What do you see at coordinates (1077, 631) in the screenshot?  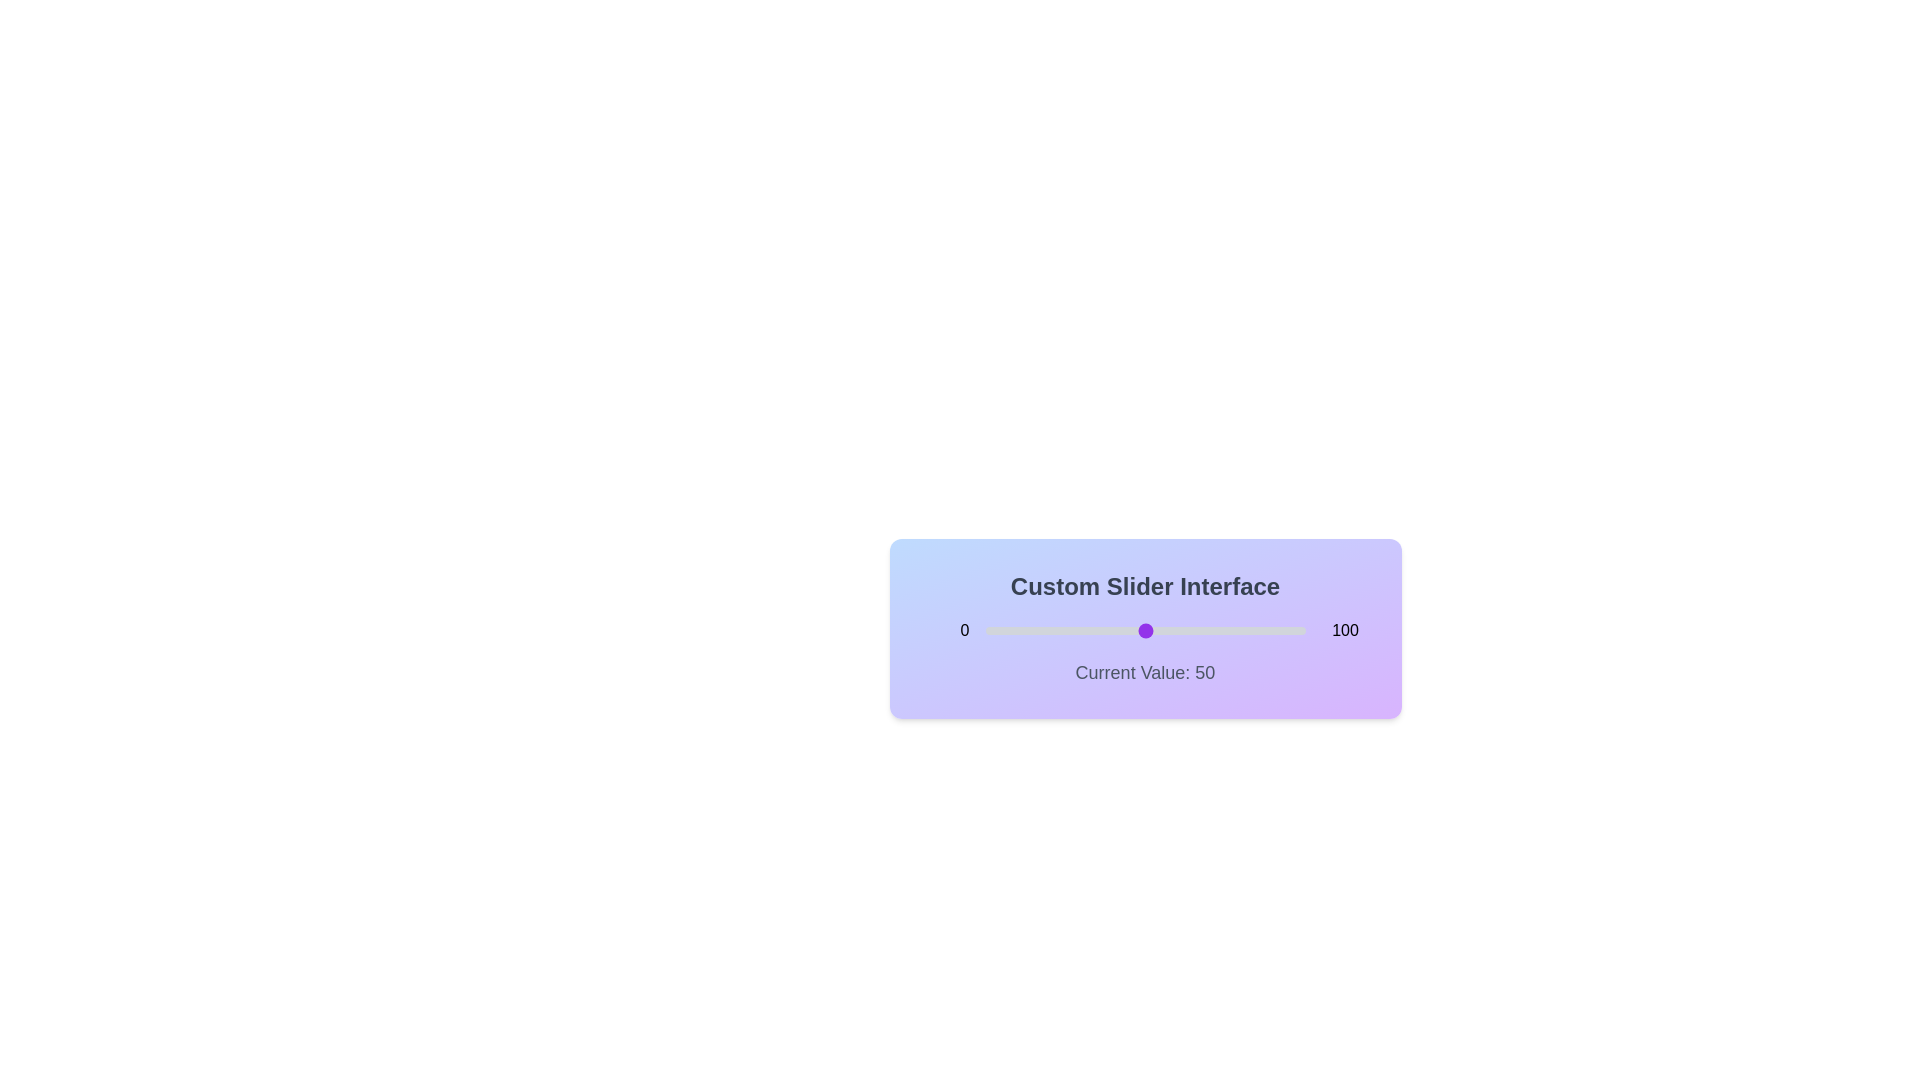 I see `the slider to set its value to 29` at bounding box center [1077, 631].